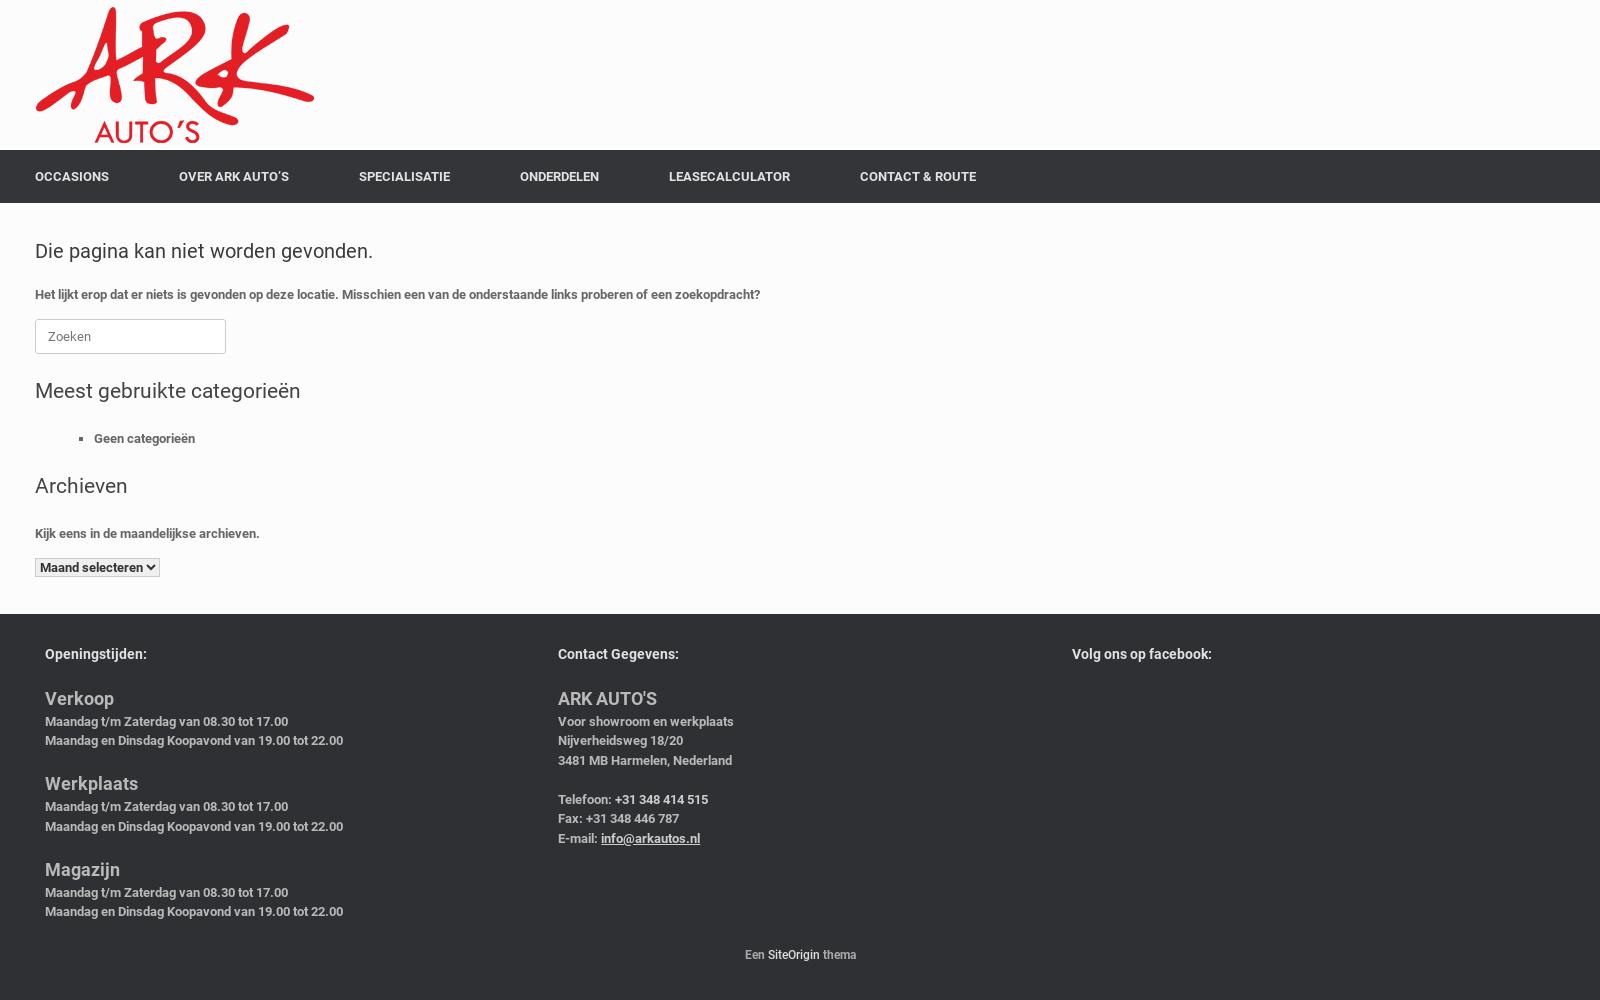 The image size is (1600, 1000). I want to click on 'E-mail:', so click(577, 836).